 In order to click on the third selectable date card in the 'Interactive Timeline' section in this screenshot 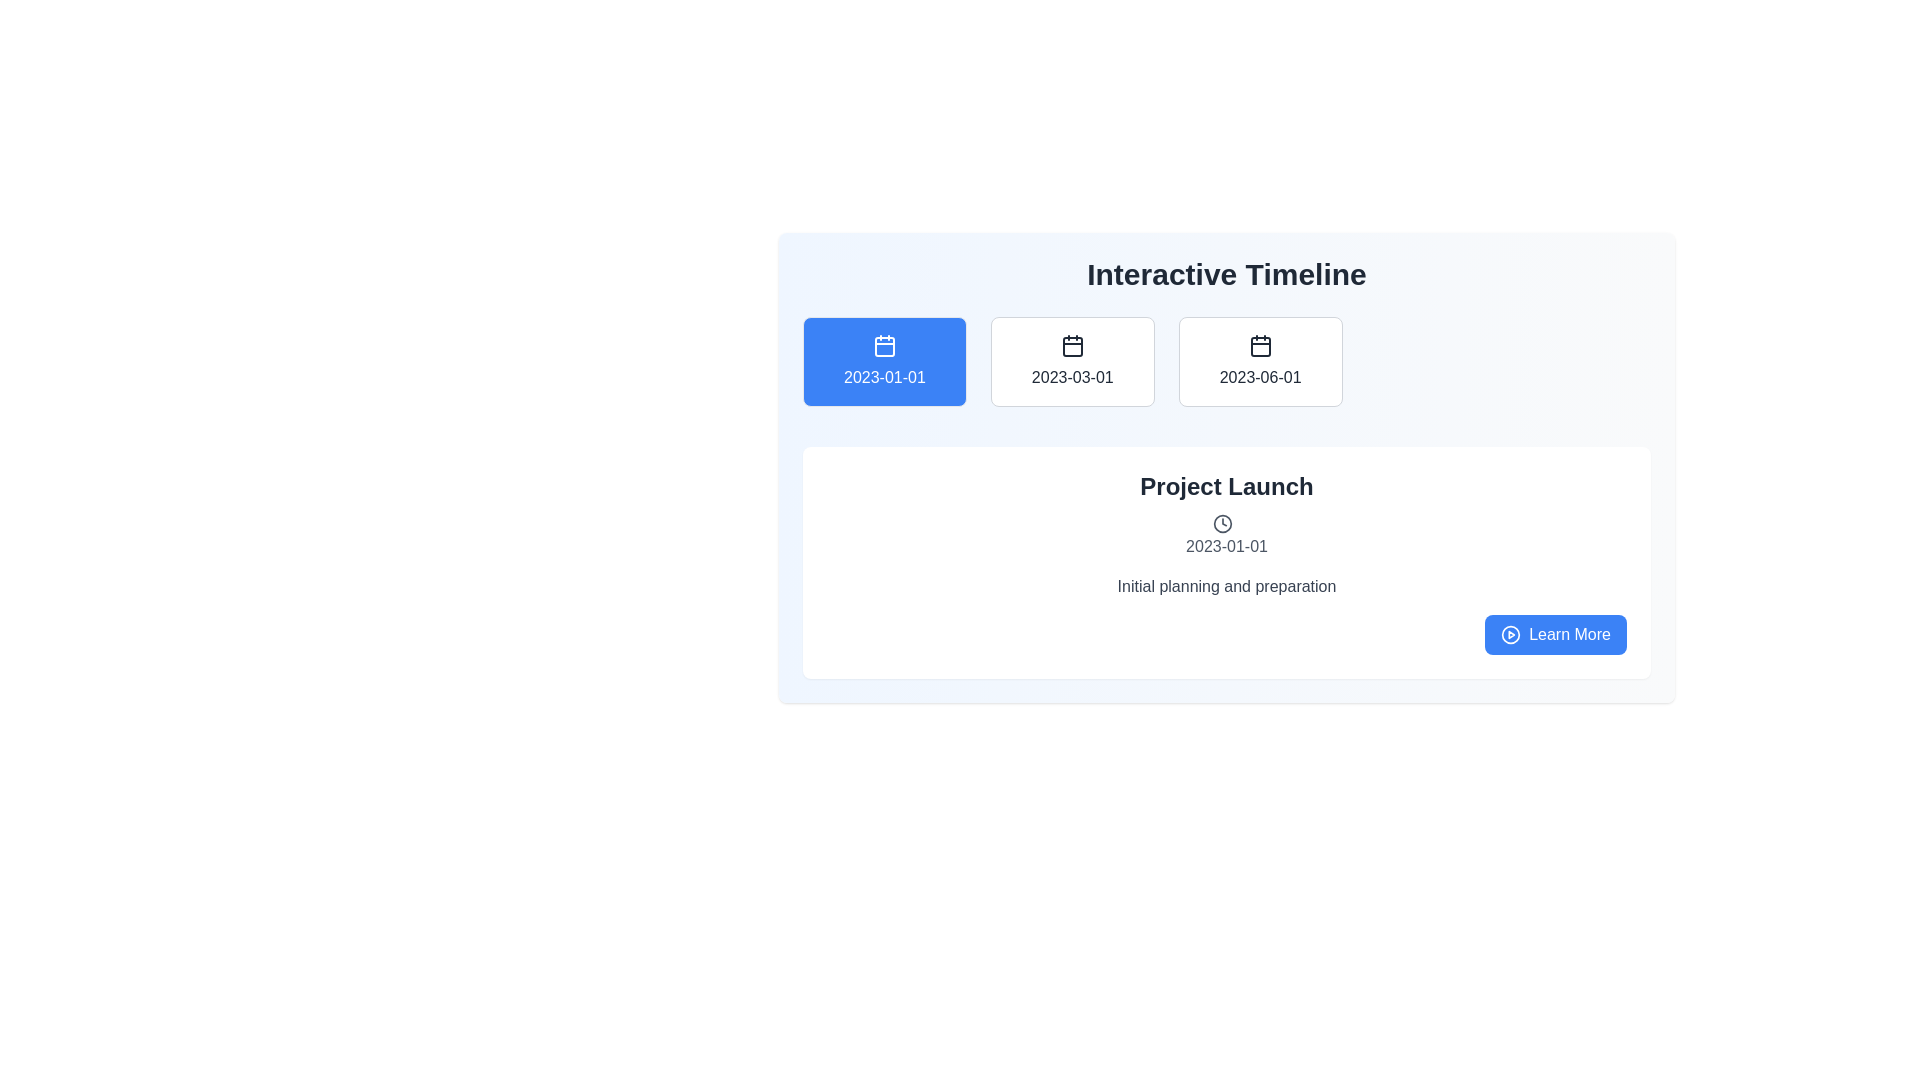, I will do `click(1226, 370)`.